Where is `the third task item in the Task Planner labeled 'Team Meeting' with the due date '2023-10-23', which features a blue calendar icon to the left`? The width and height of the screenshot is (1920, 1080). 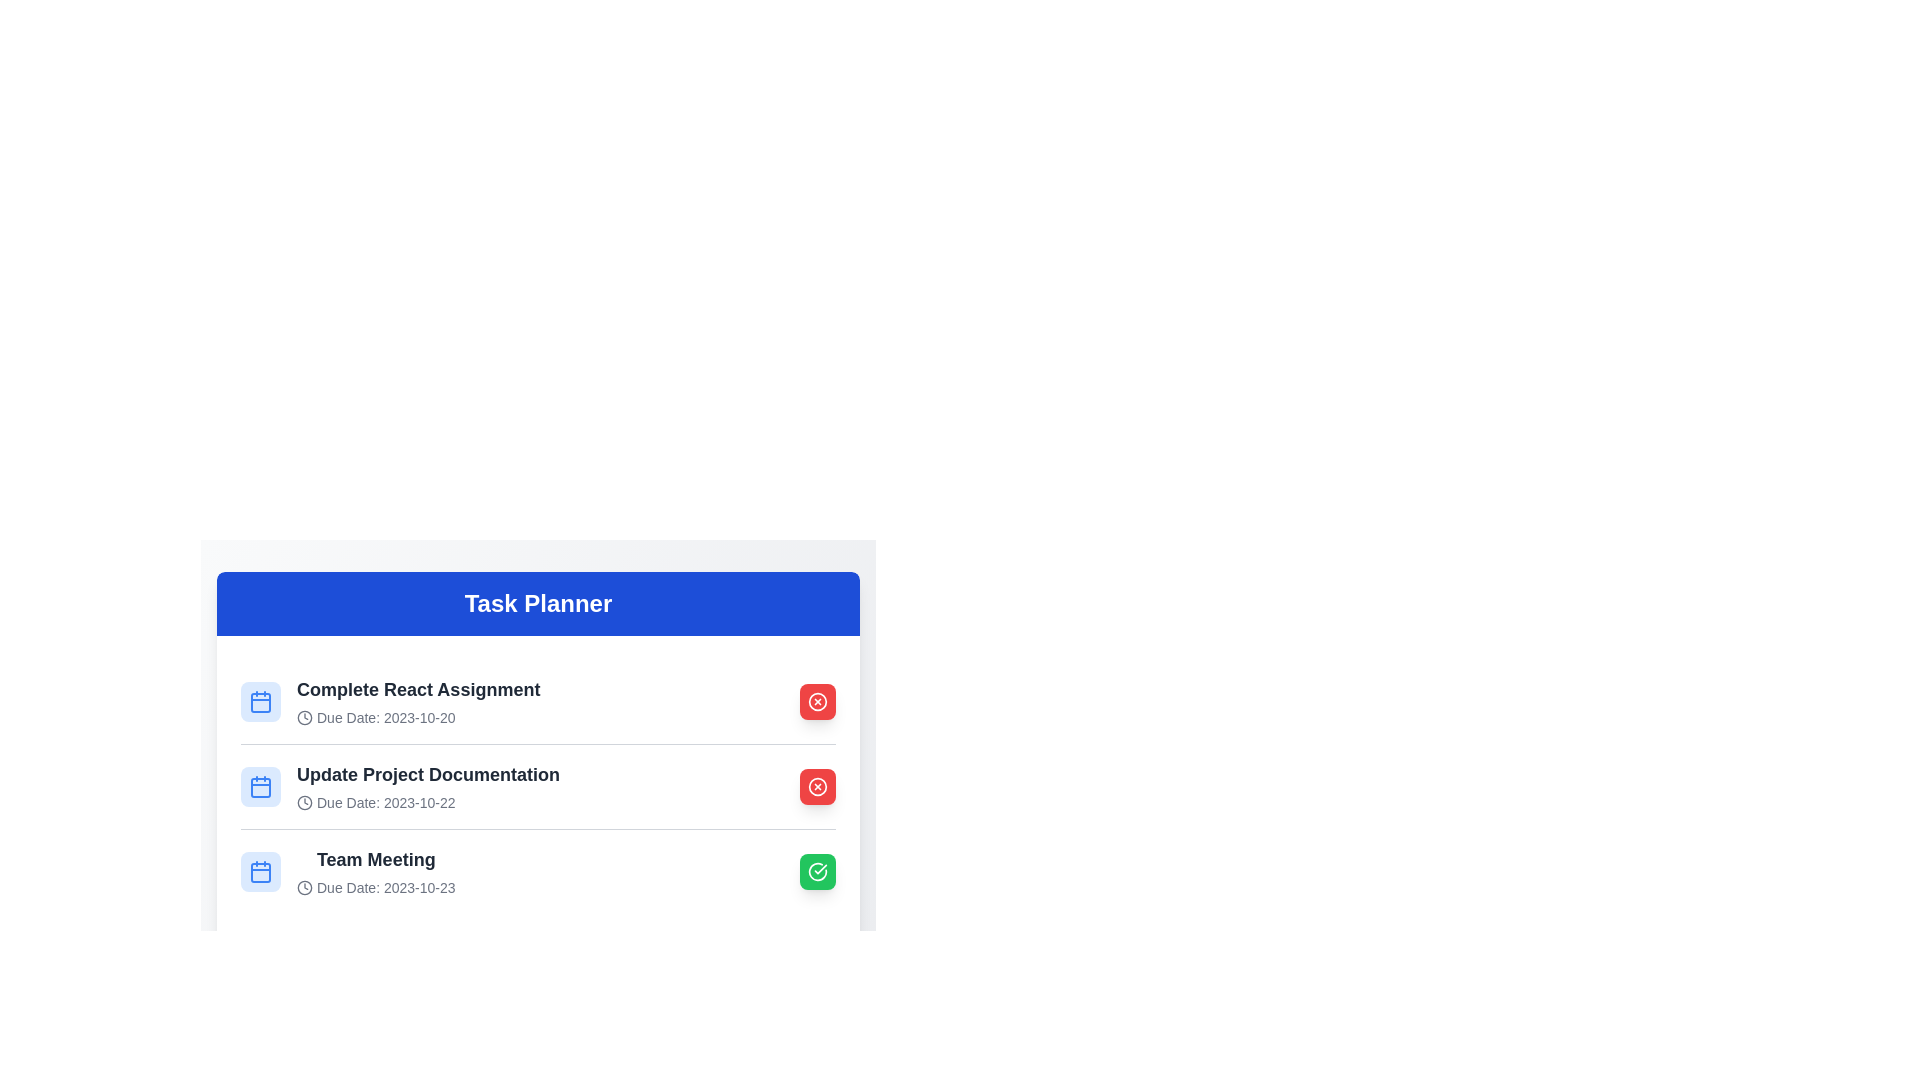 the third task item in the Task Planner labeled 'Team Meeting' with the due date '2023-10-23', which features a blue calendar icon to the left is located at coordinates (348, 870).